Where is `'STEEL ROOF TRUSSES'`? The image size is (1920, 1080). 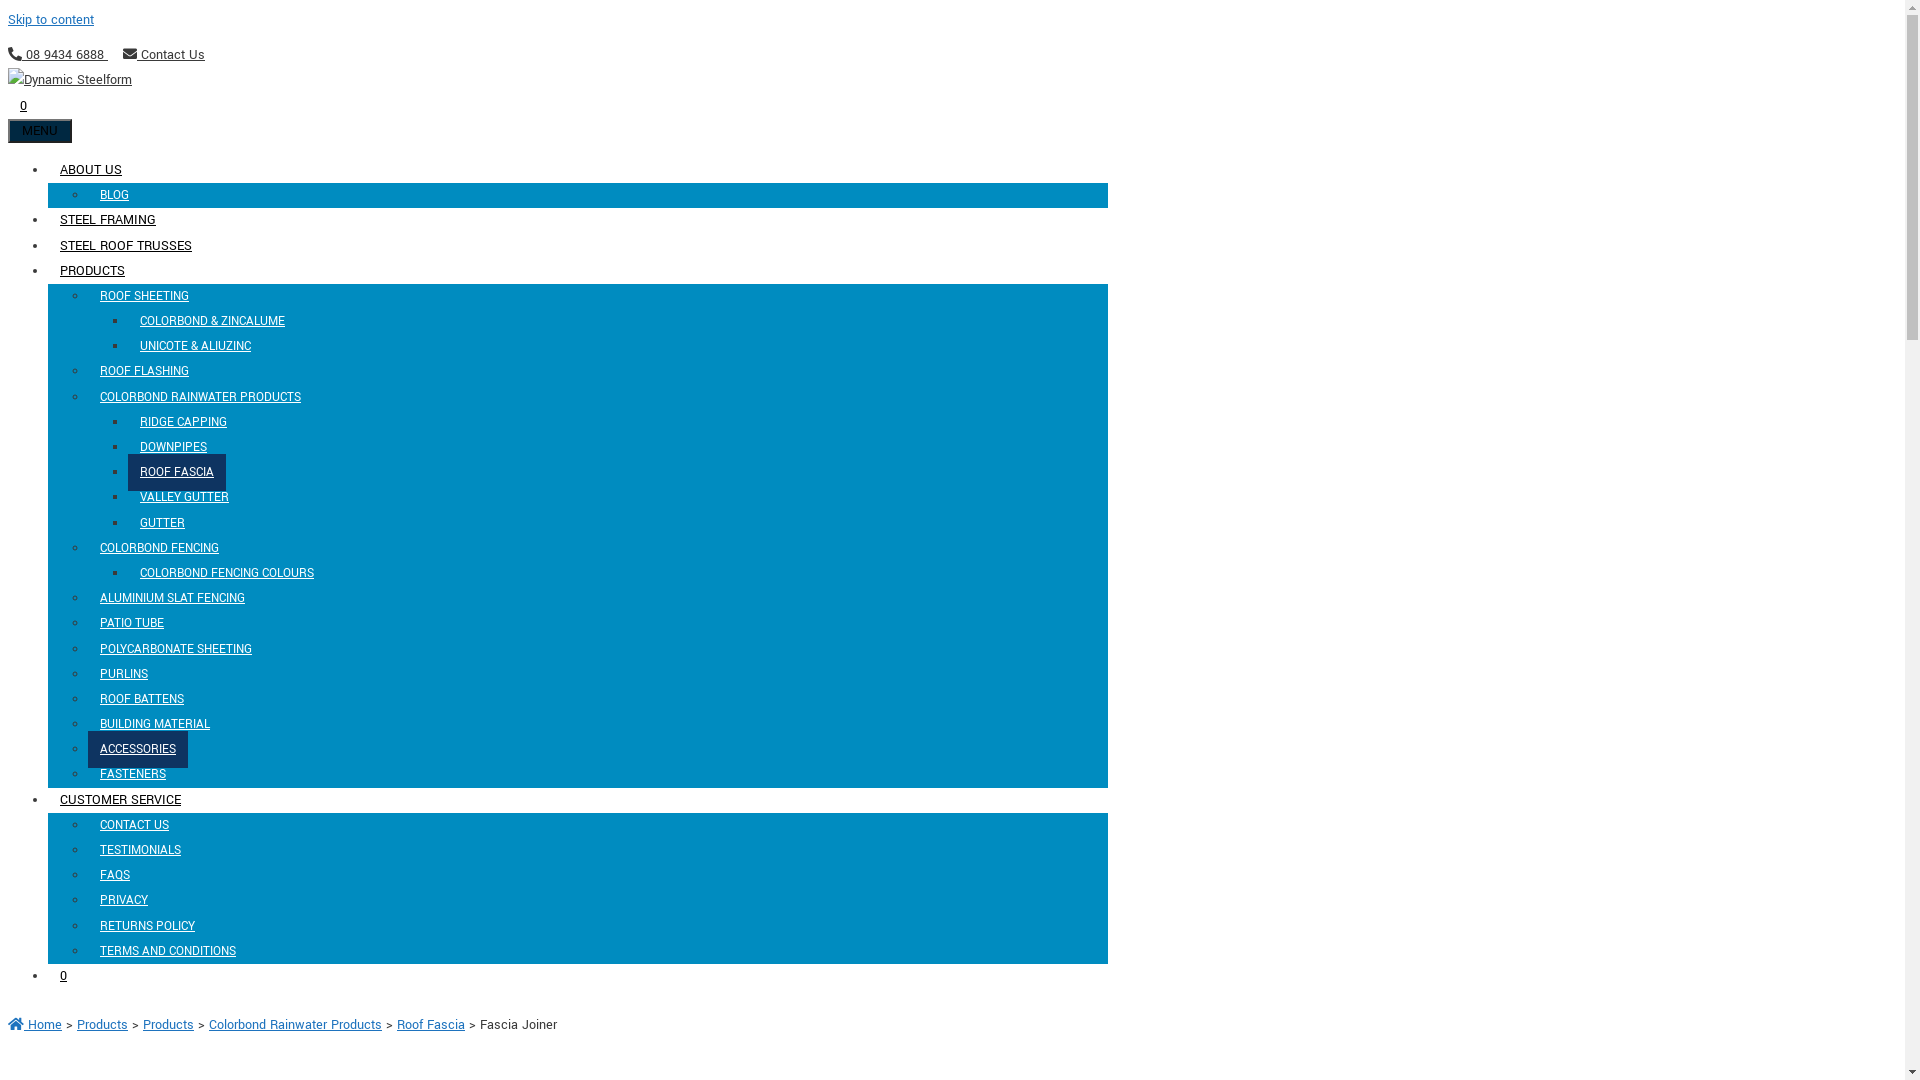 'STEEL ROOF TRUSSES' is located at coordinates (124, 244).